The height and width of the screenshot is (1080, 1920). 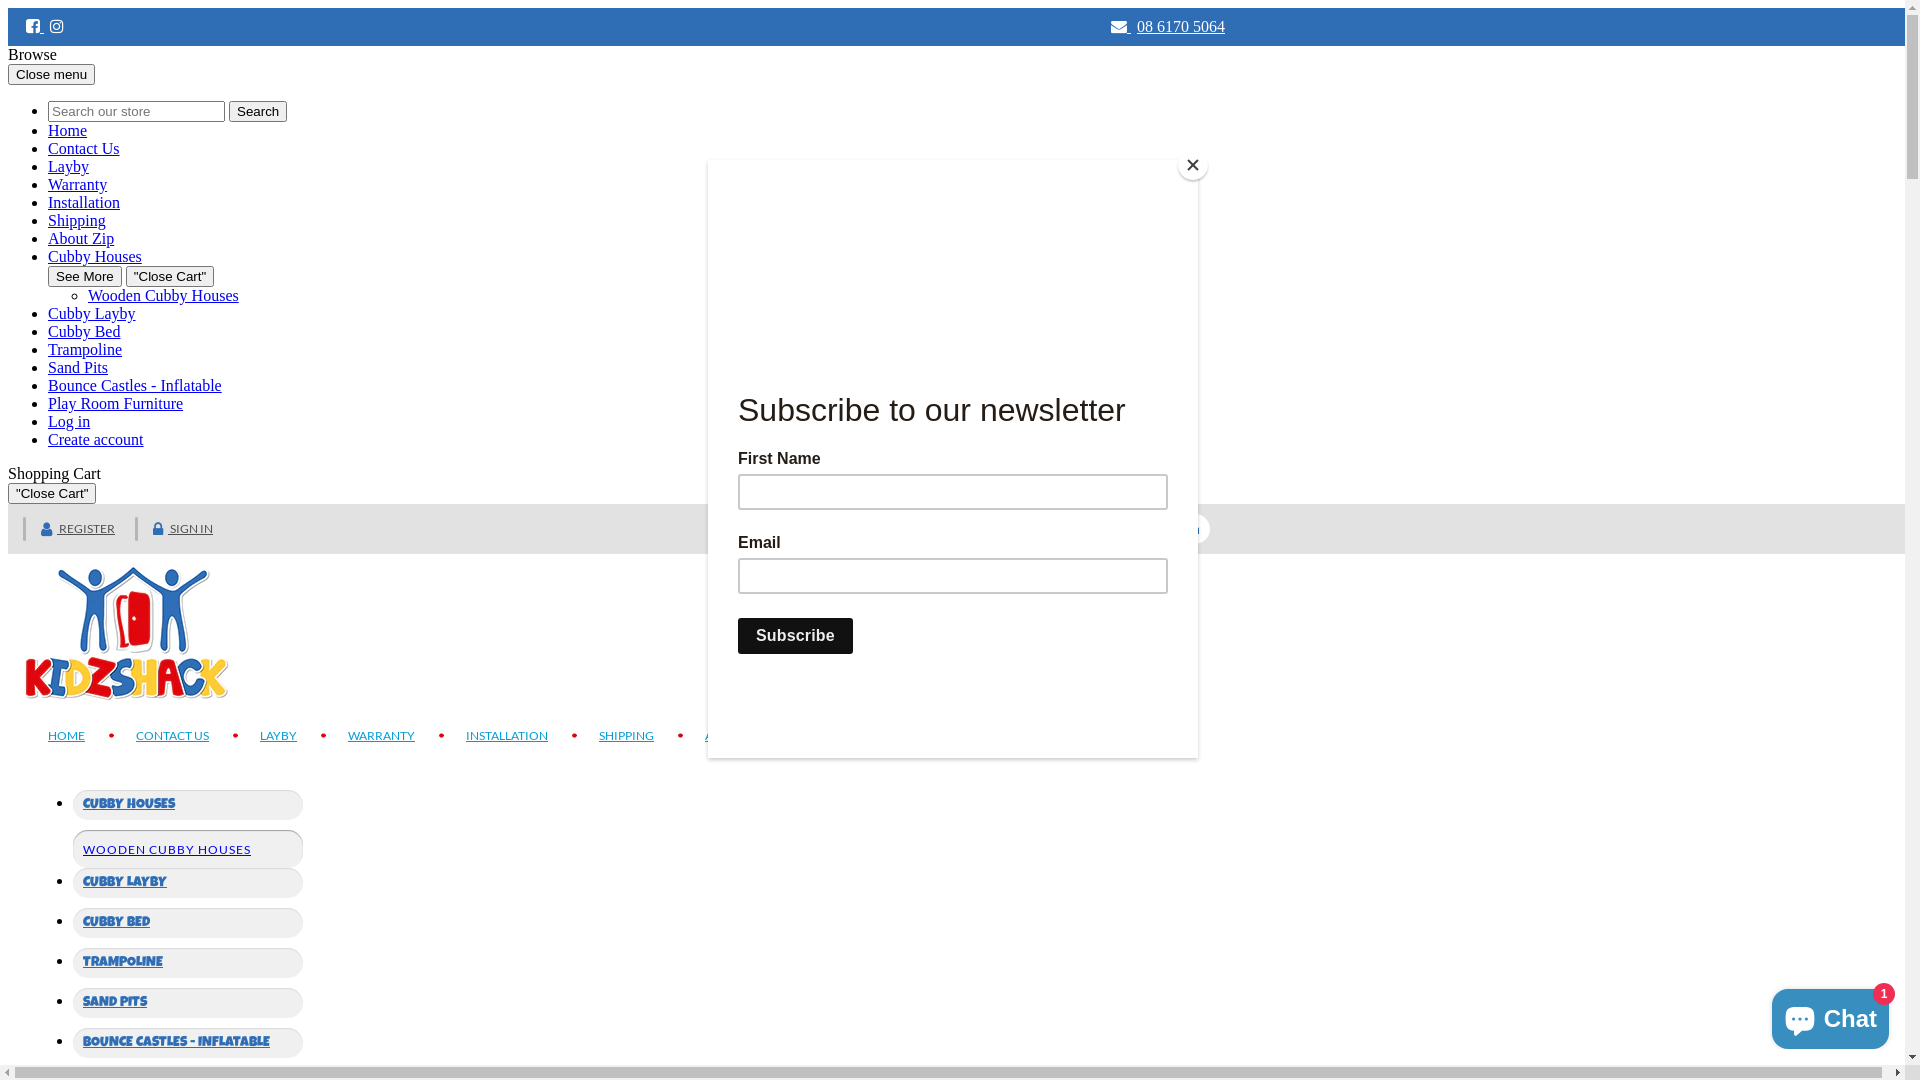 What do you see at coordinates (182, 527) in the screenshot?
I see `'SIGN IN'` at bounding box center [182, 527].